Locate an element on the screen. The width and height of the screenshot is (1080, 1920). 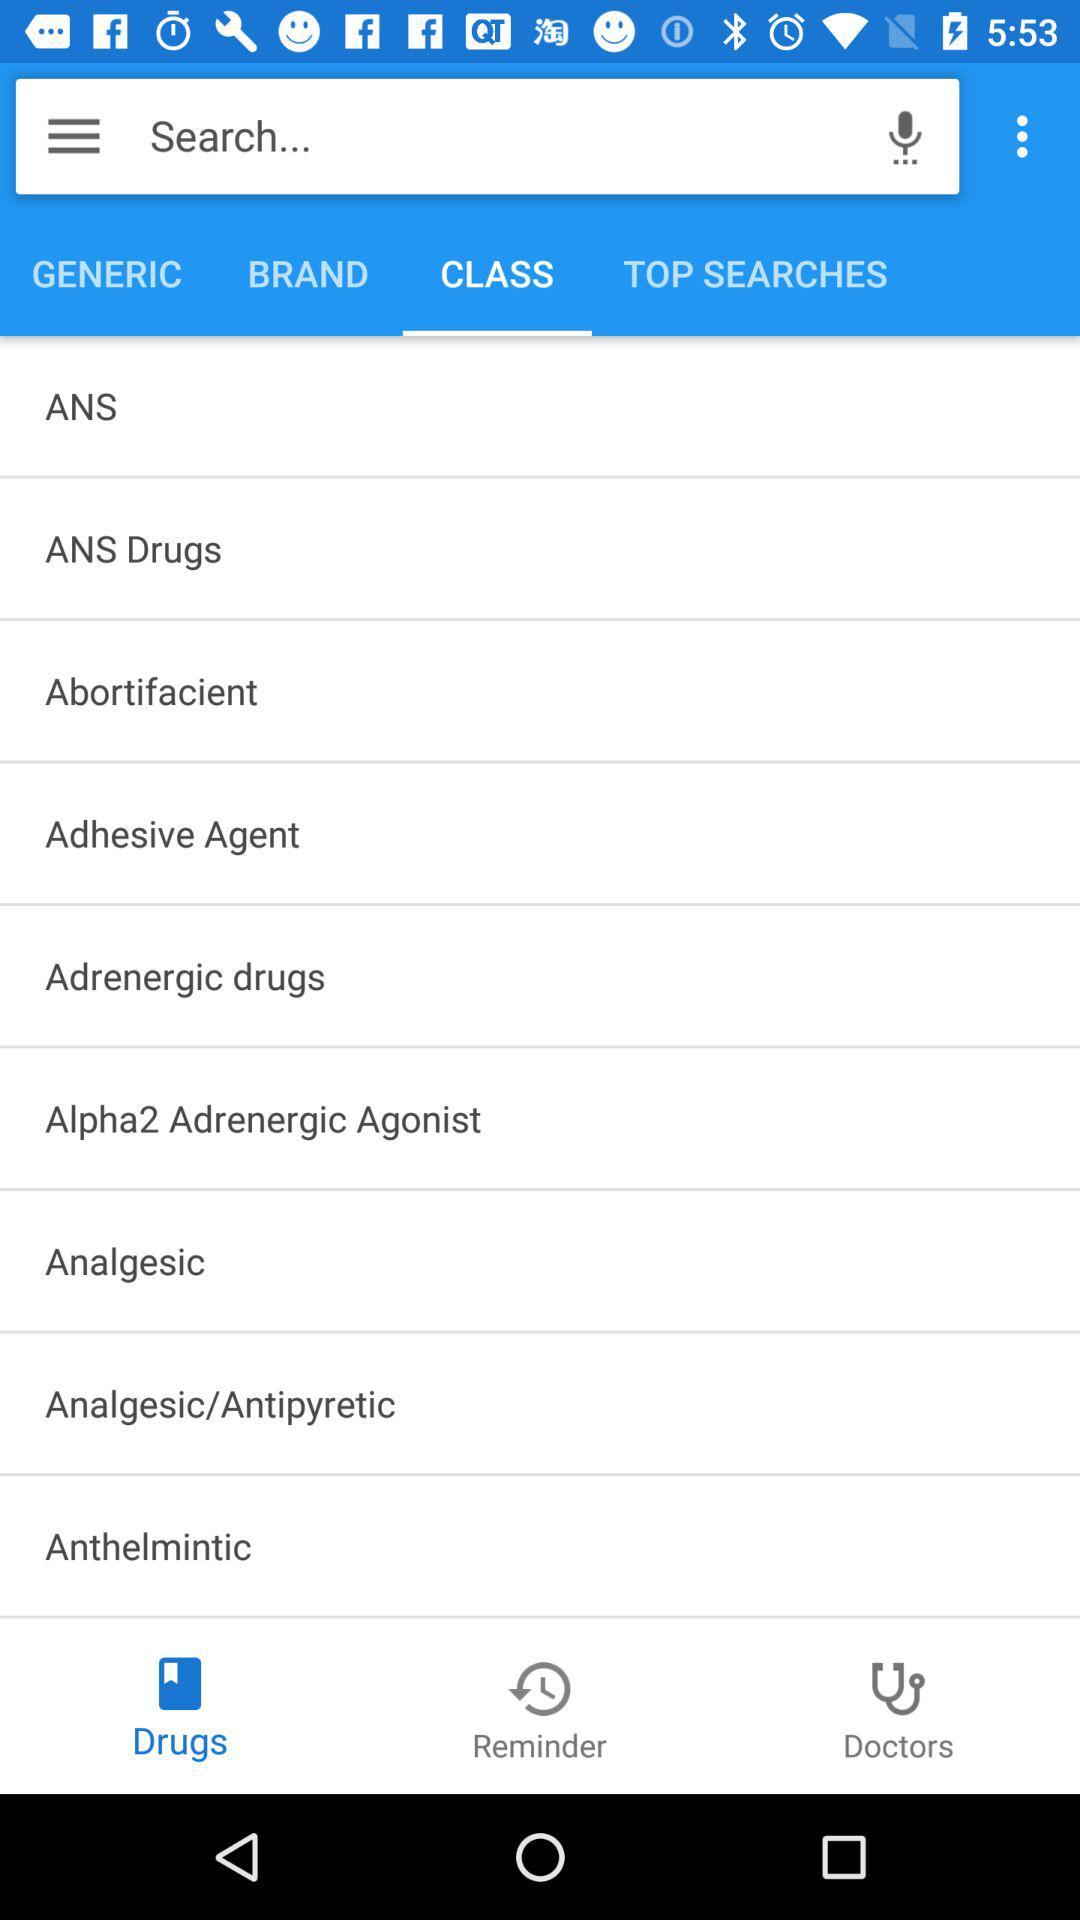
the search... is located at coordinates (504, 135).